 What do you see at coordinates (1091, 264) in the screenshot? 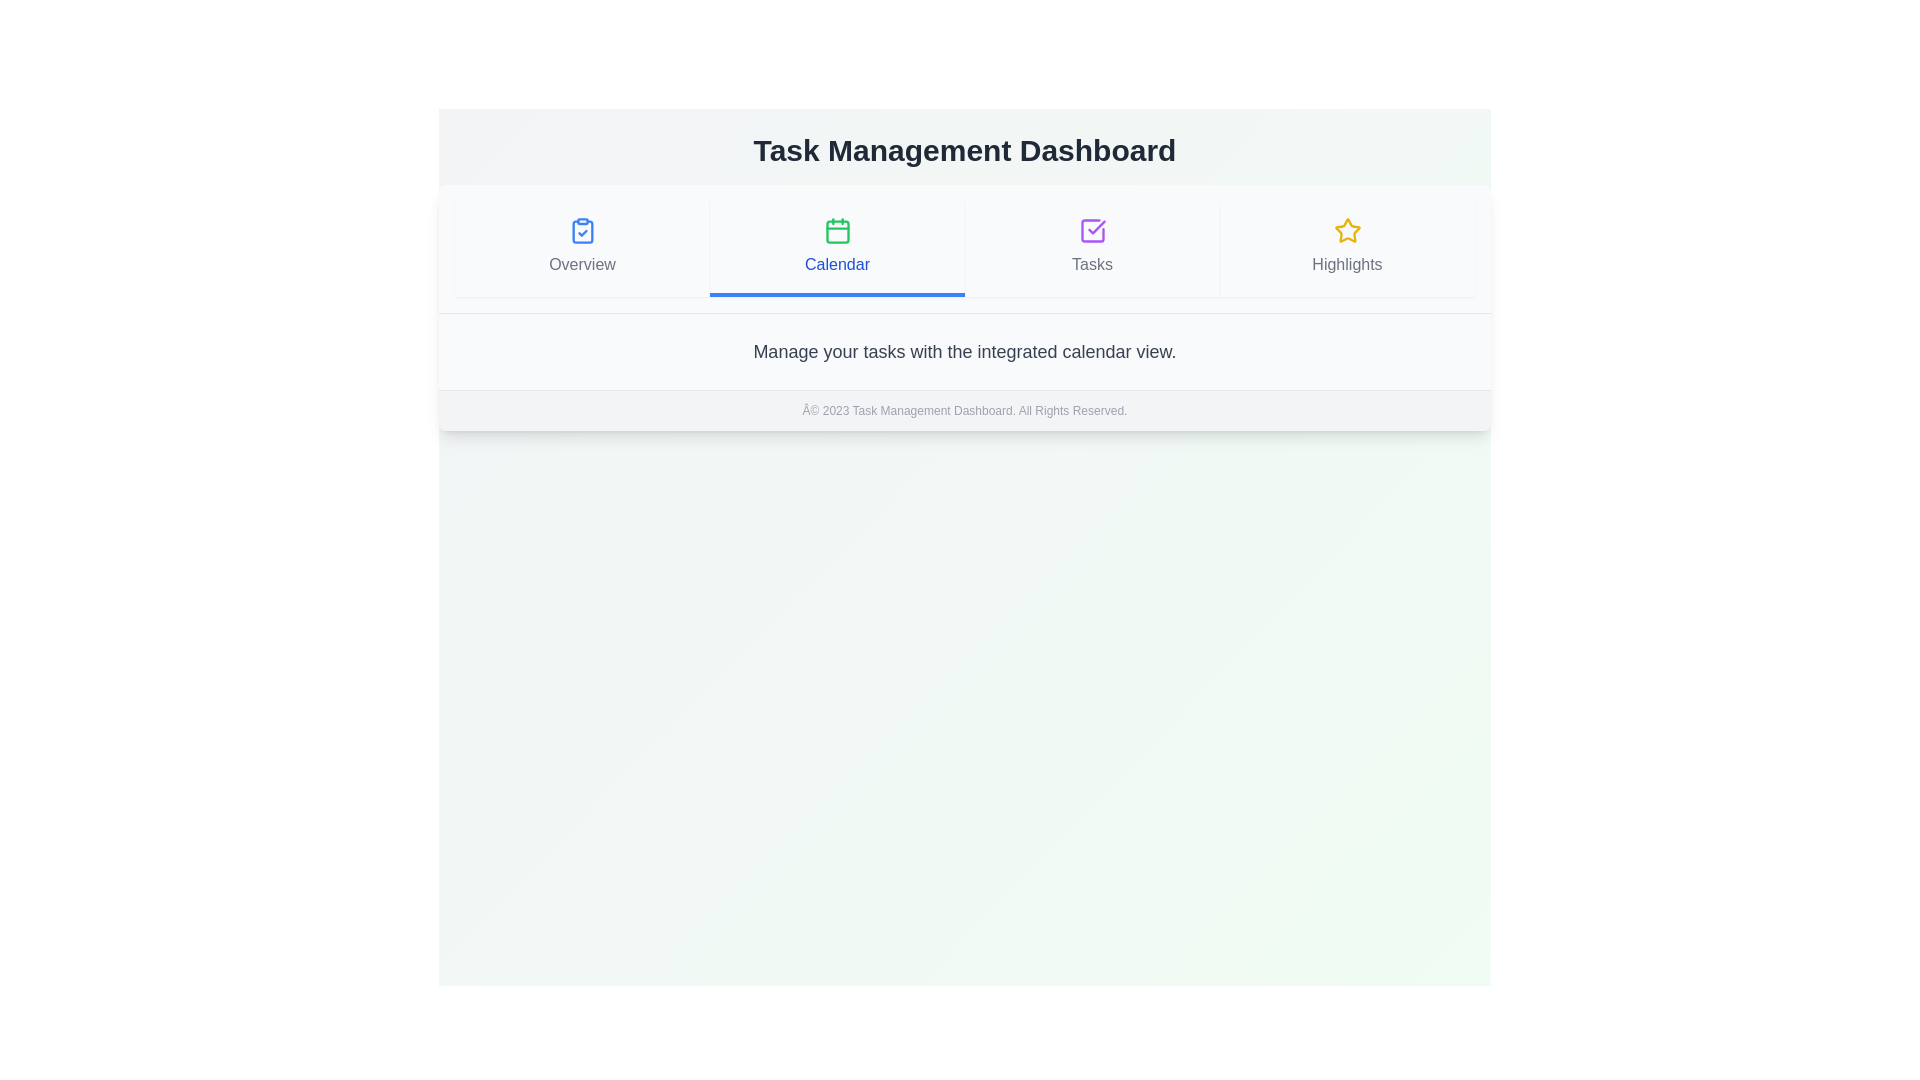
I see `text label 'Tasks' located in the third position of the horizontal menu, styled consistently with other elements and positioned below a purple check icon` at bounding box center [1091, 264].